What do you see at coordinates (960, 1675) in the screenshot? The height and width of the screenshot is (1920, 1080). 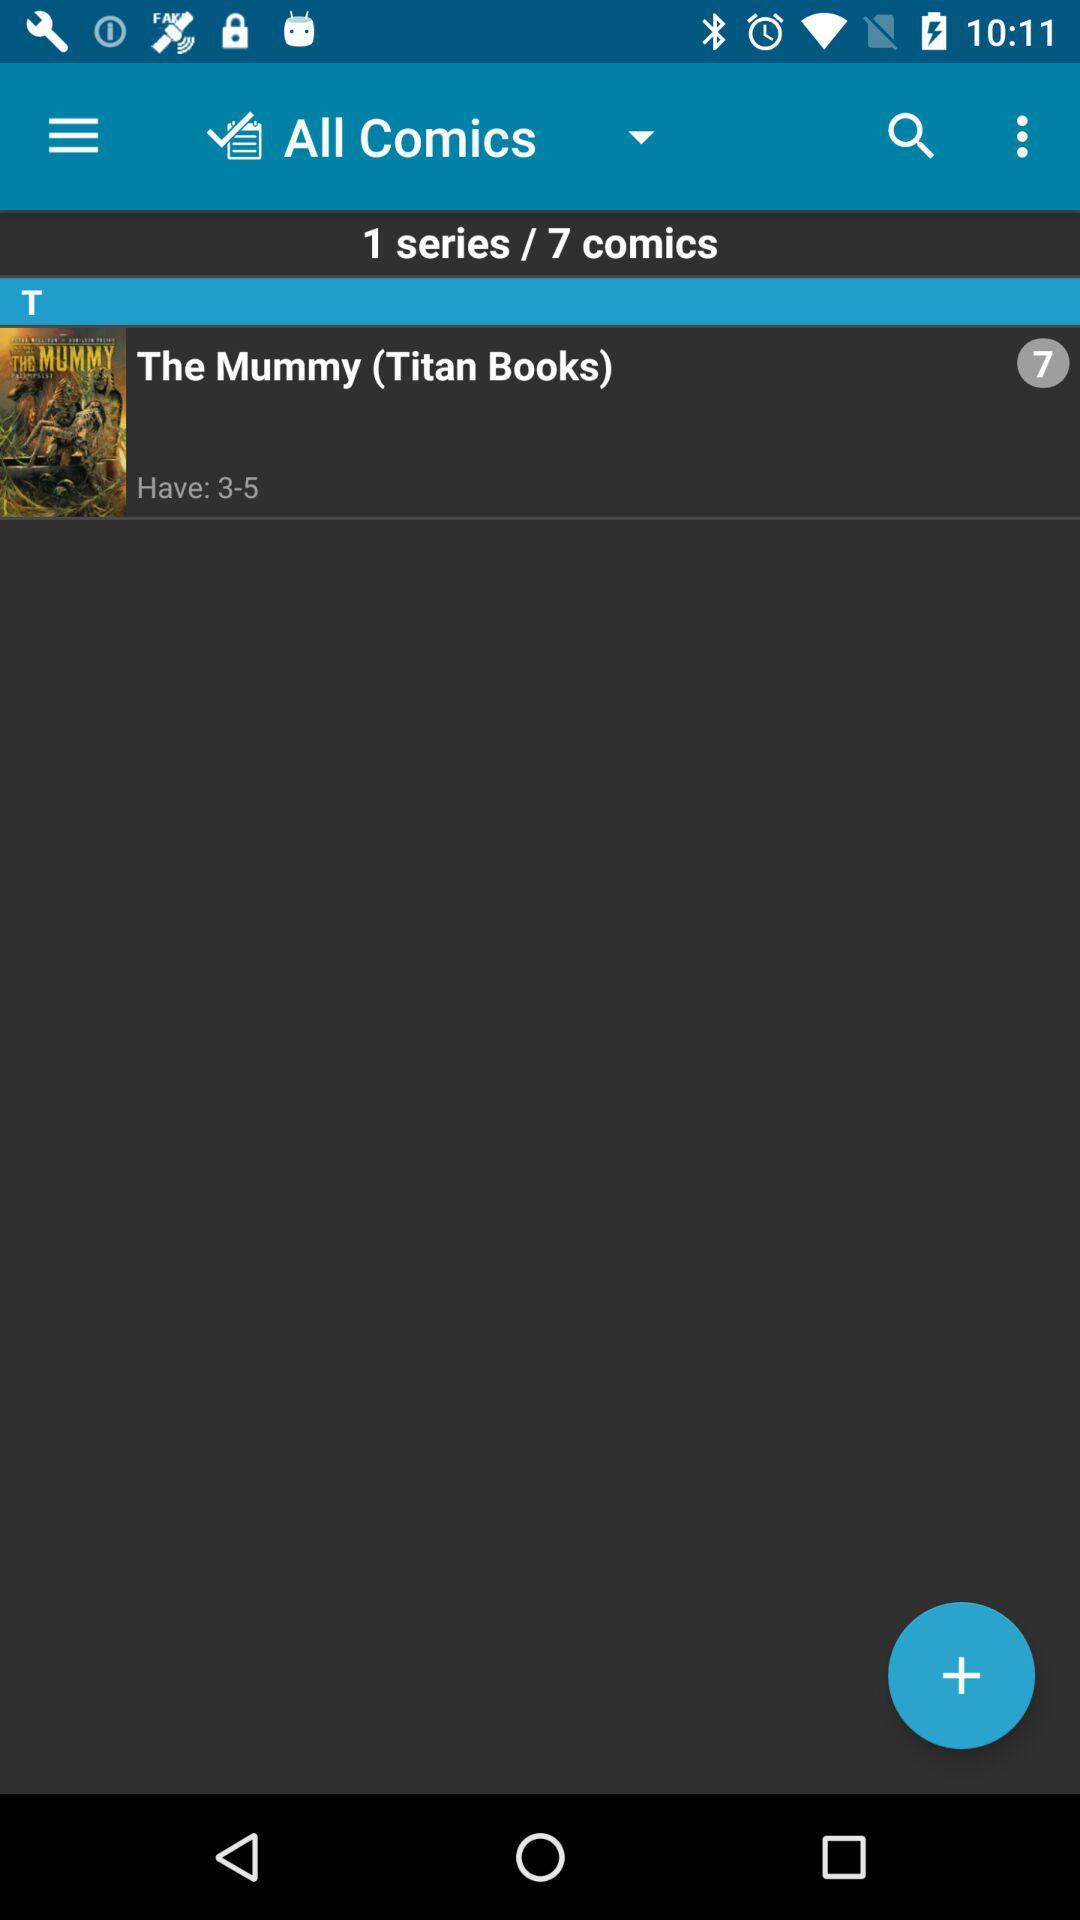 I see `item` at bounding box center [960, 1675].